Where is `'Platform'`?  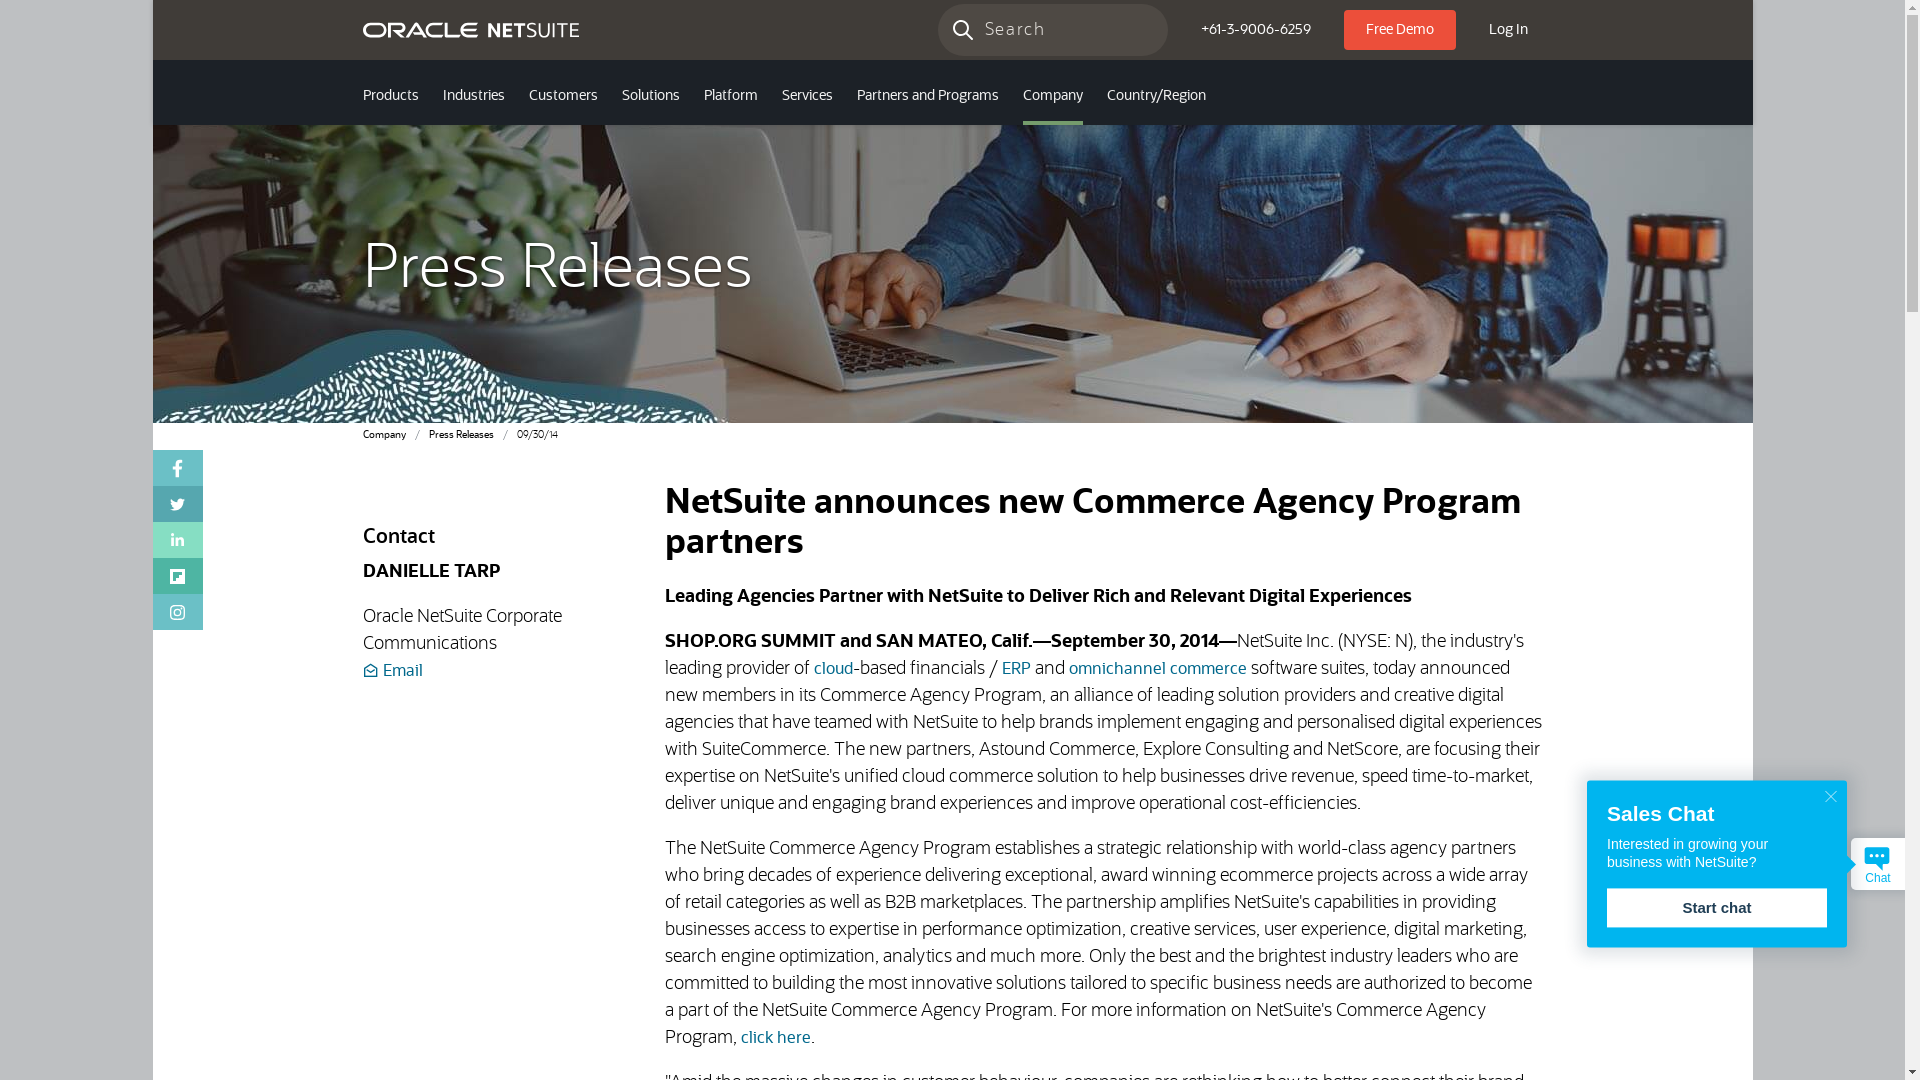 'Platform' is located at coordinates (729, 97).